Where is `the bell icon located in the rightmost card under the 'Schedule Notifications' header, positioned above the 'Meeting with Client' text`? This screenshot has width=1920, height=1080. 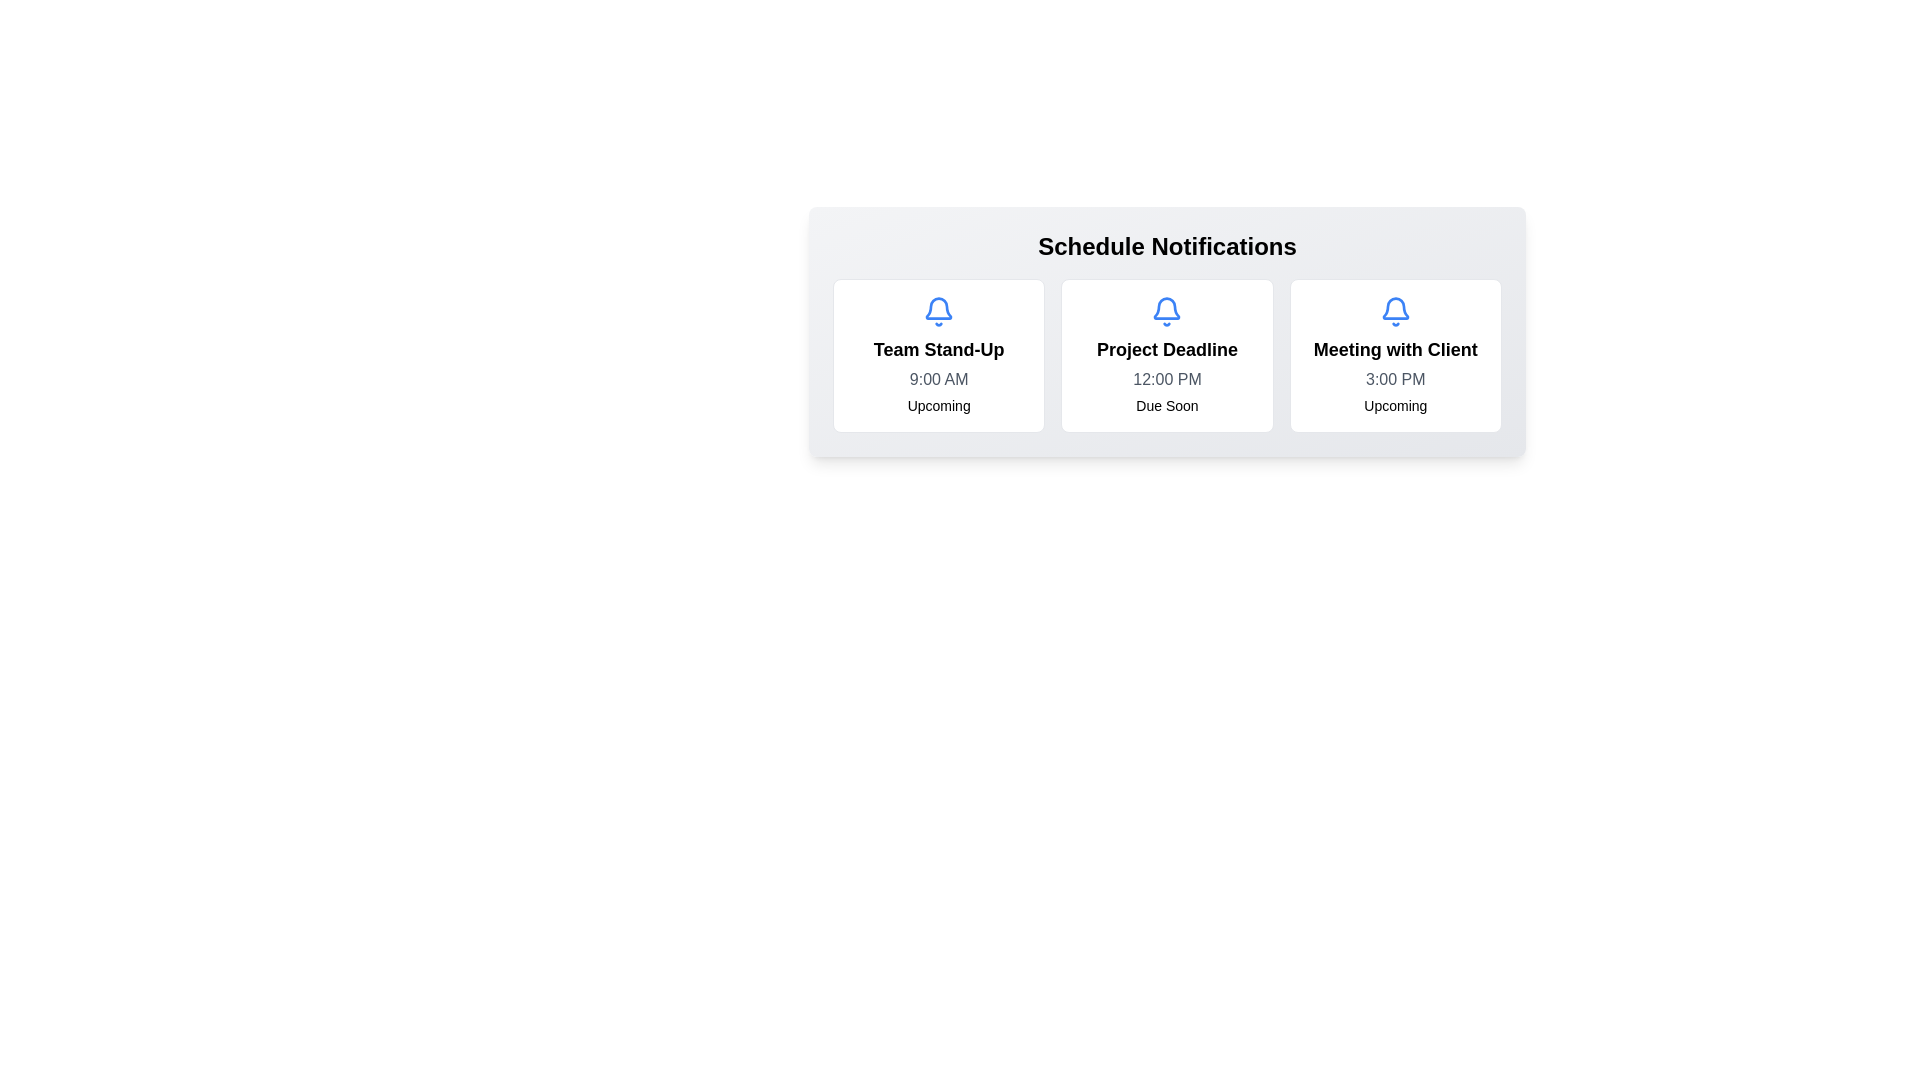
the bell icon located in the rightmost card under the 'Schedule Notifications' header, positioned above the 'Meeting with Client' text is located at coordinates (1394, 312).